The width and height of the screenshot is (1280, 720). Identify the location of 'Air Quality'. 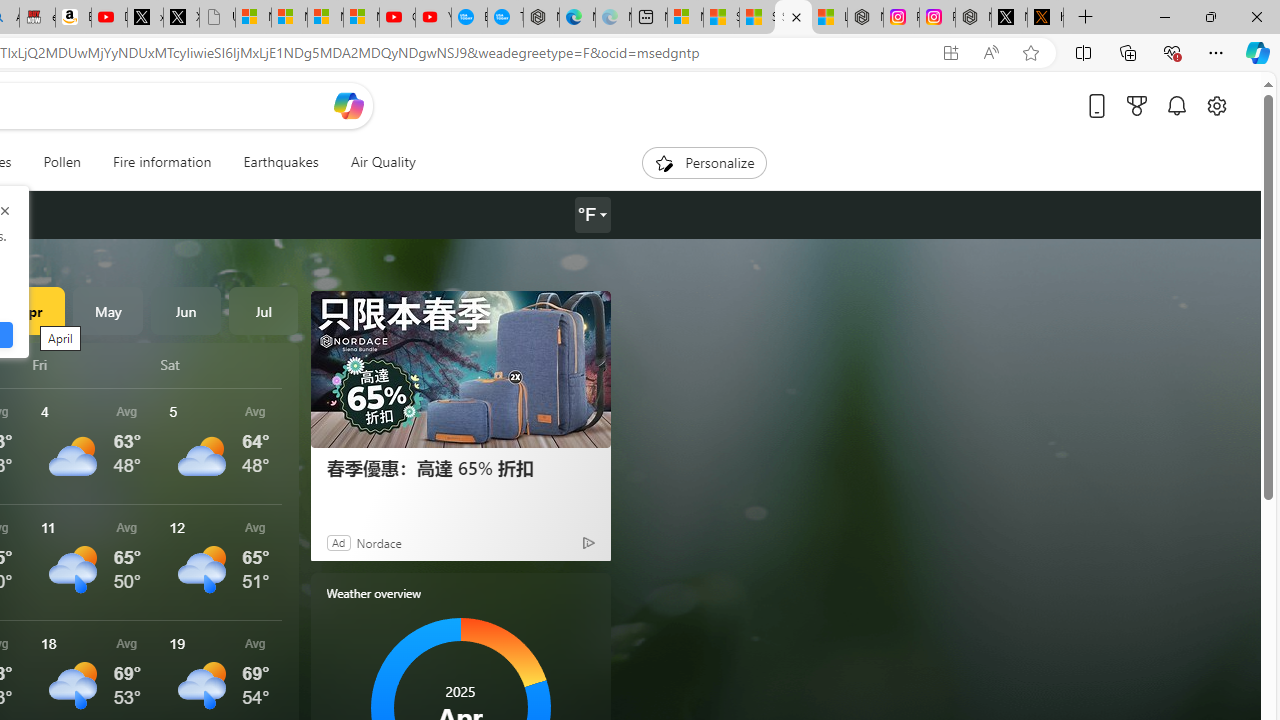
(382, 162).